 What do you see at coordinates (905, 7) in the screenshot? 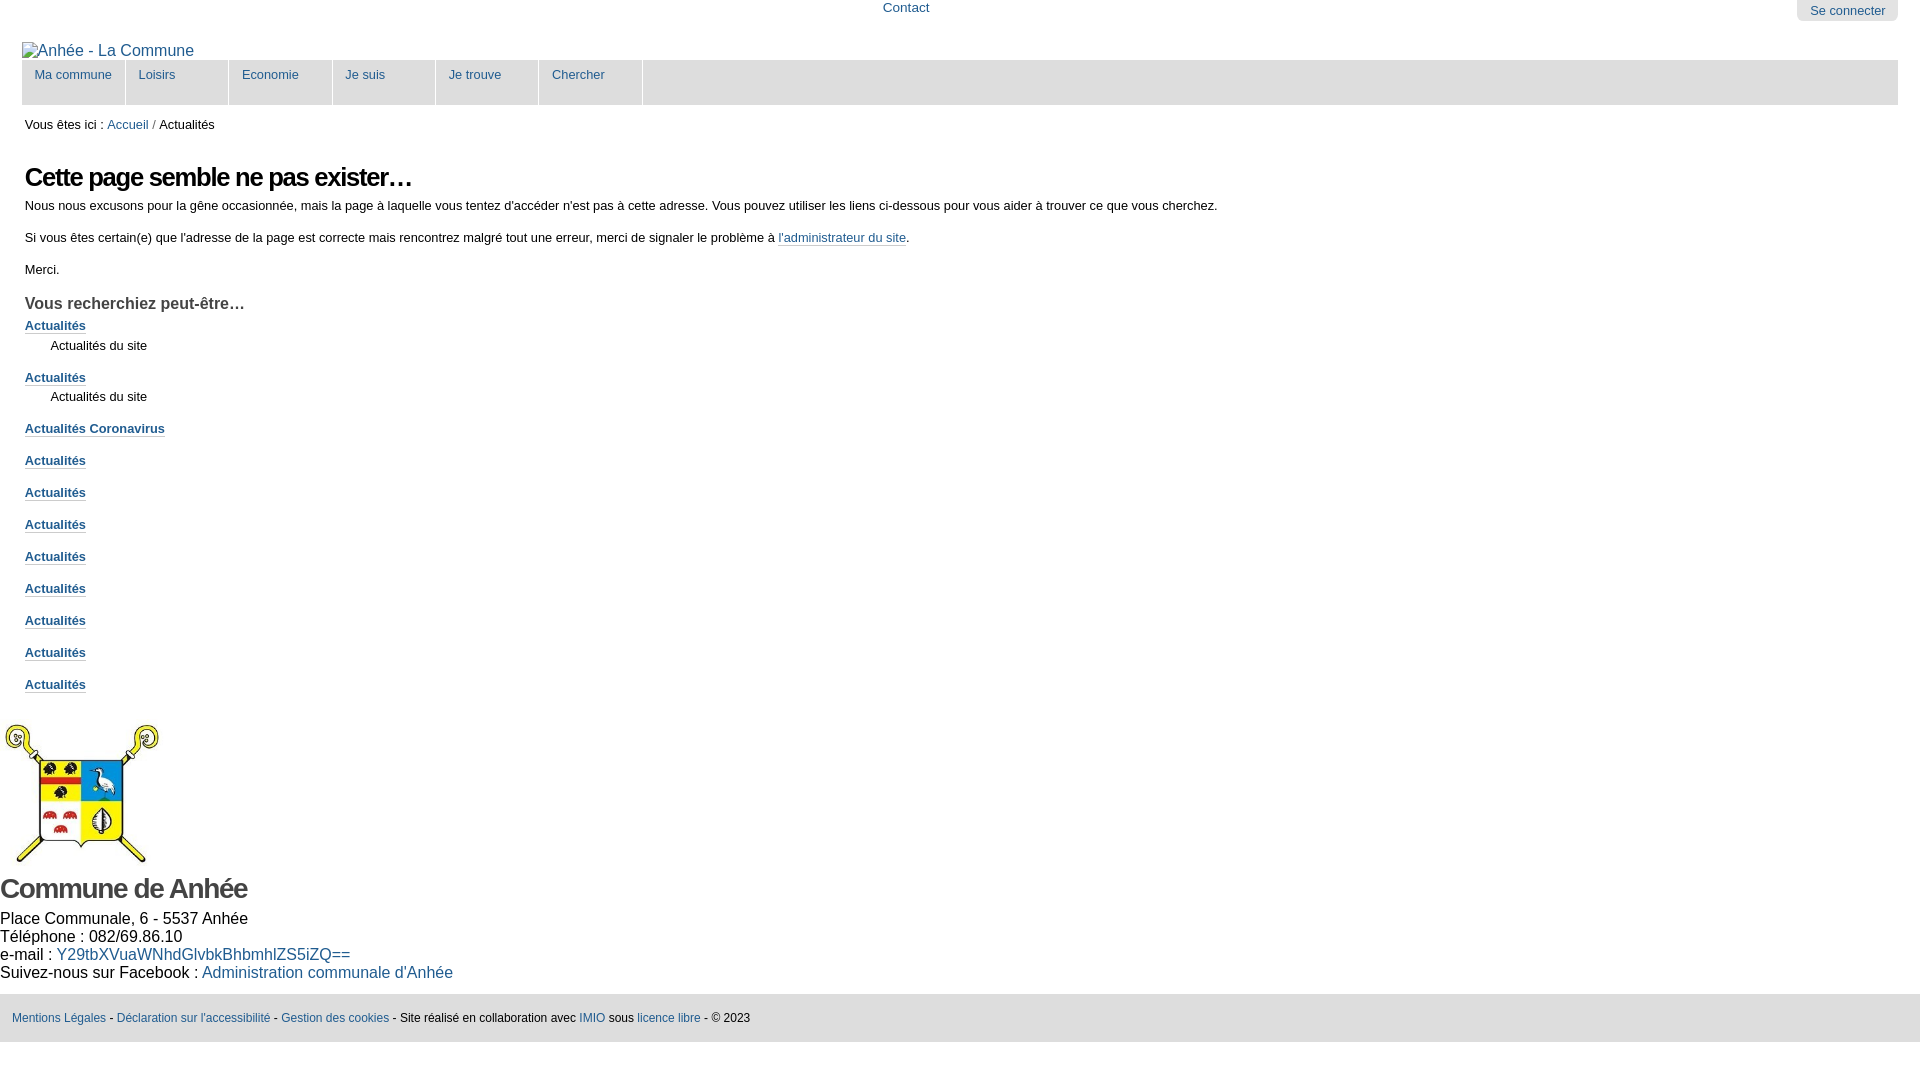
I see `'Contact'` at bounding box center [905, 7].